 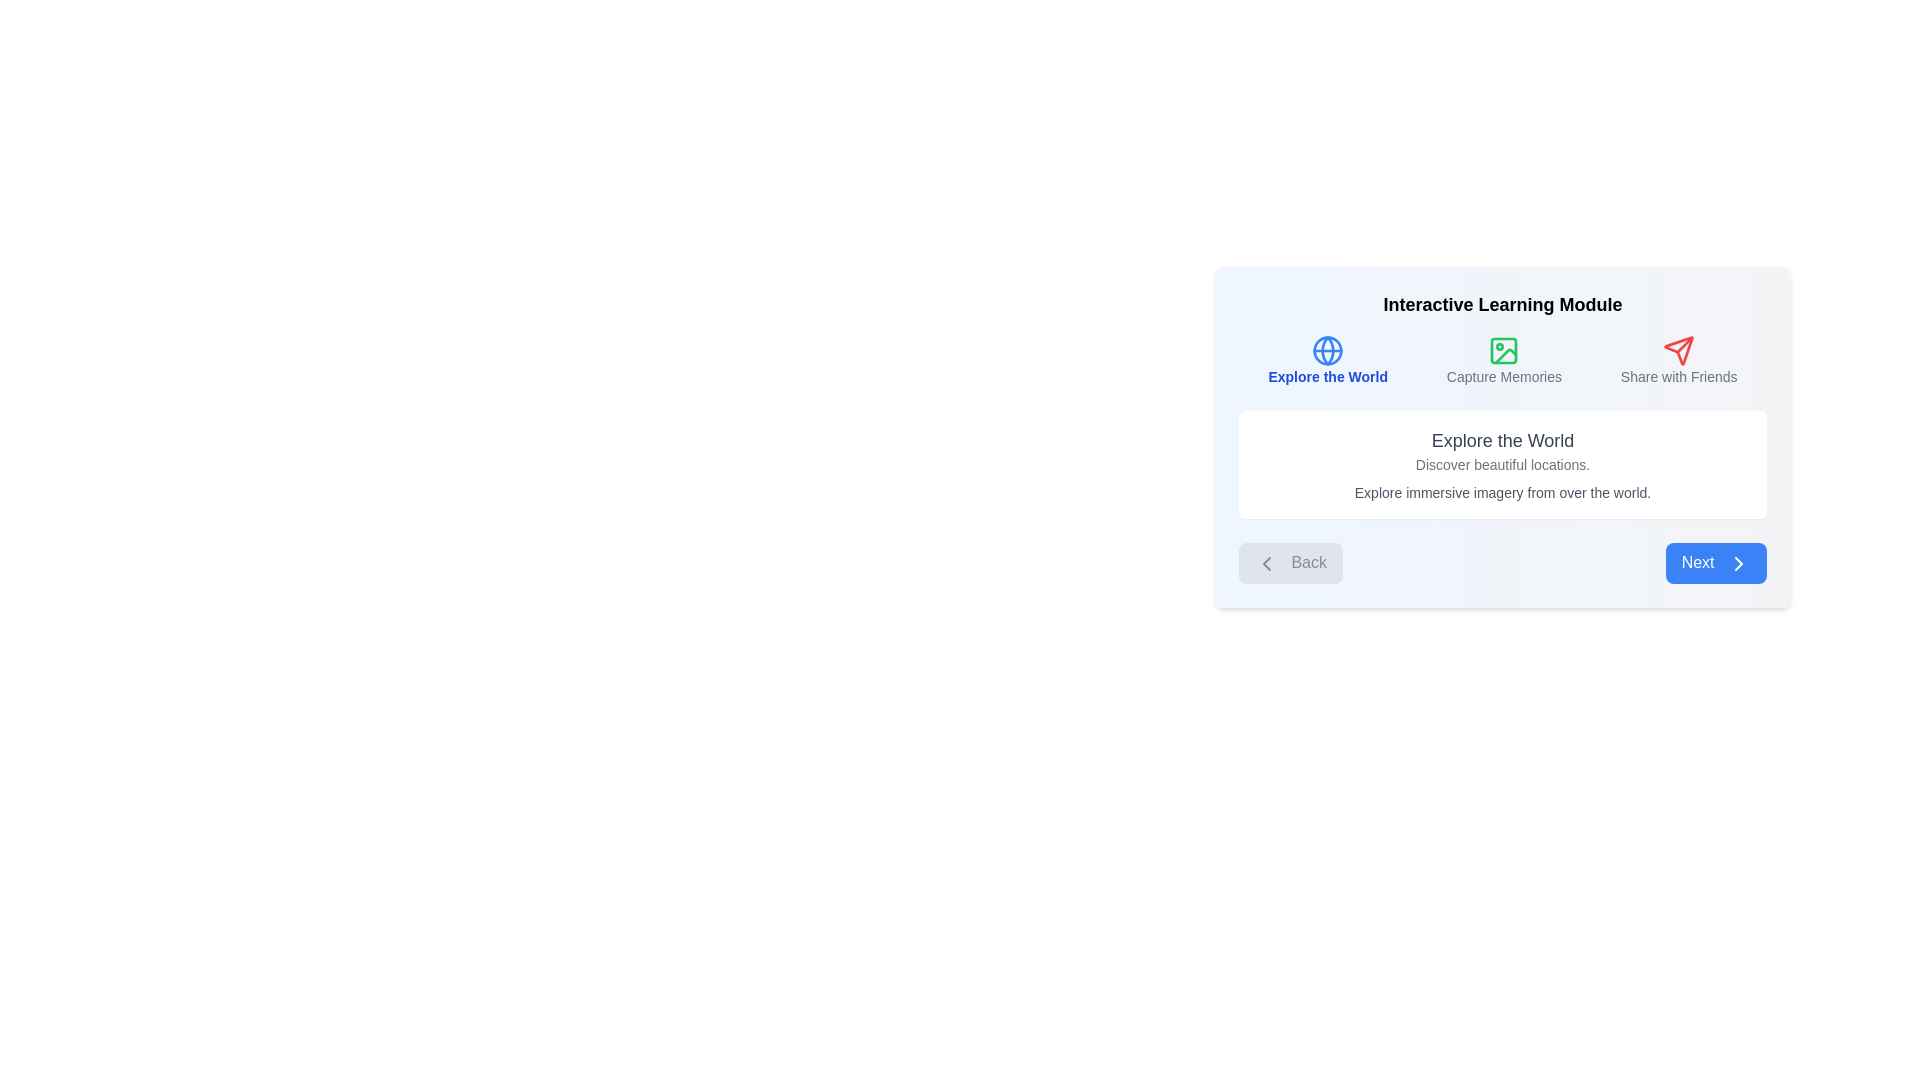 What do you see at coordinates (1328, 350) in the screenshot?
I see `the circular globe-shaped icon, which is styled in blue and represents a global theme, located in the navigation panel to the left of the text 'Explore the World'` at bounding box center [1328, 350].